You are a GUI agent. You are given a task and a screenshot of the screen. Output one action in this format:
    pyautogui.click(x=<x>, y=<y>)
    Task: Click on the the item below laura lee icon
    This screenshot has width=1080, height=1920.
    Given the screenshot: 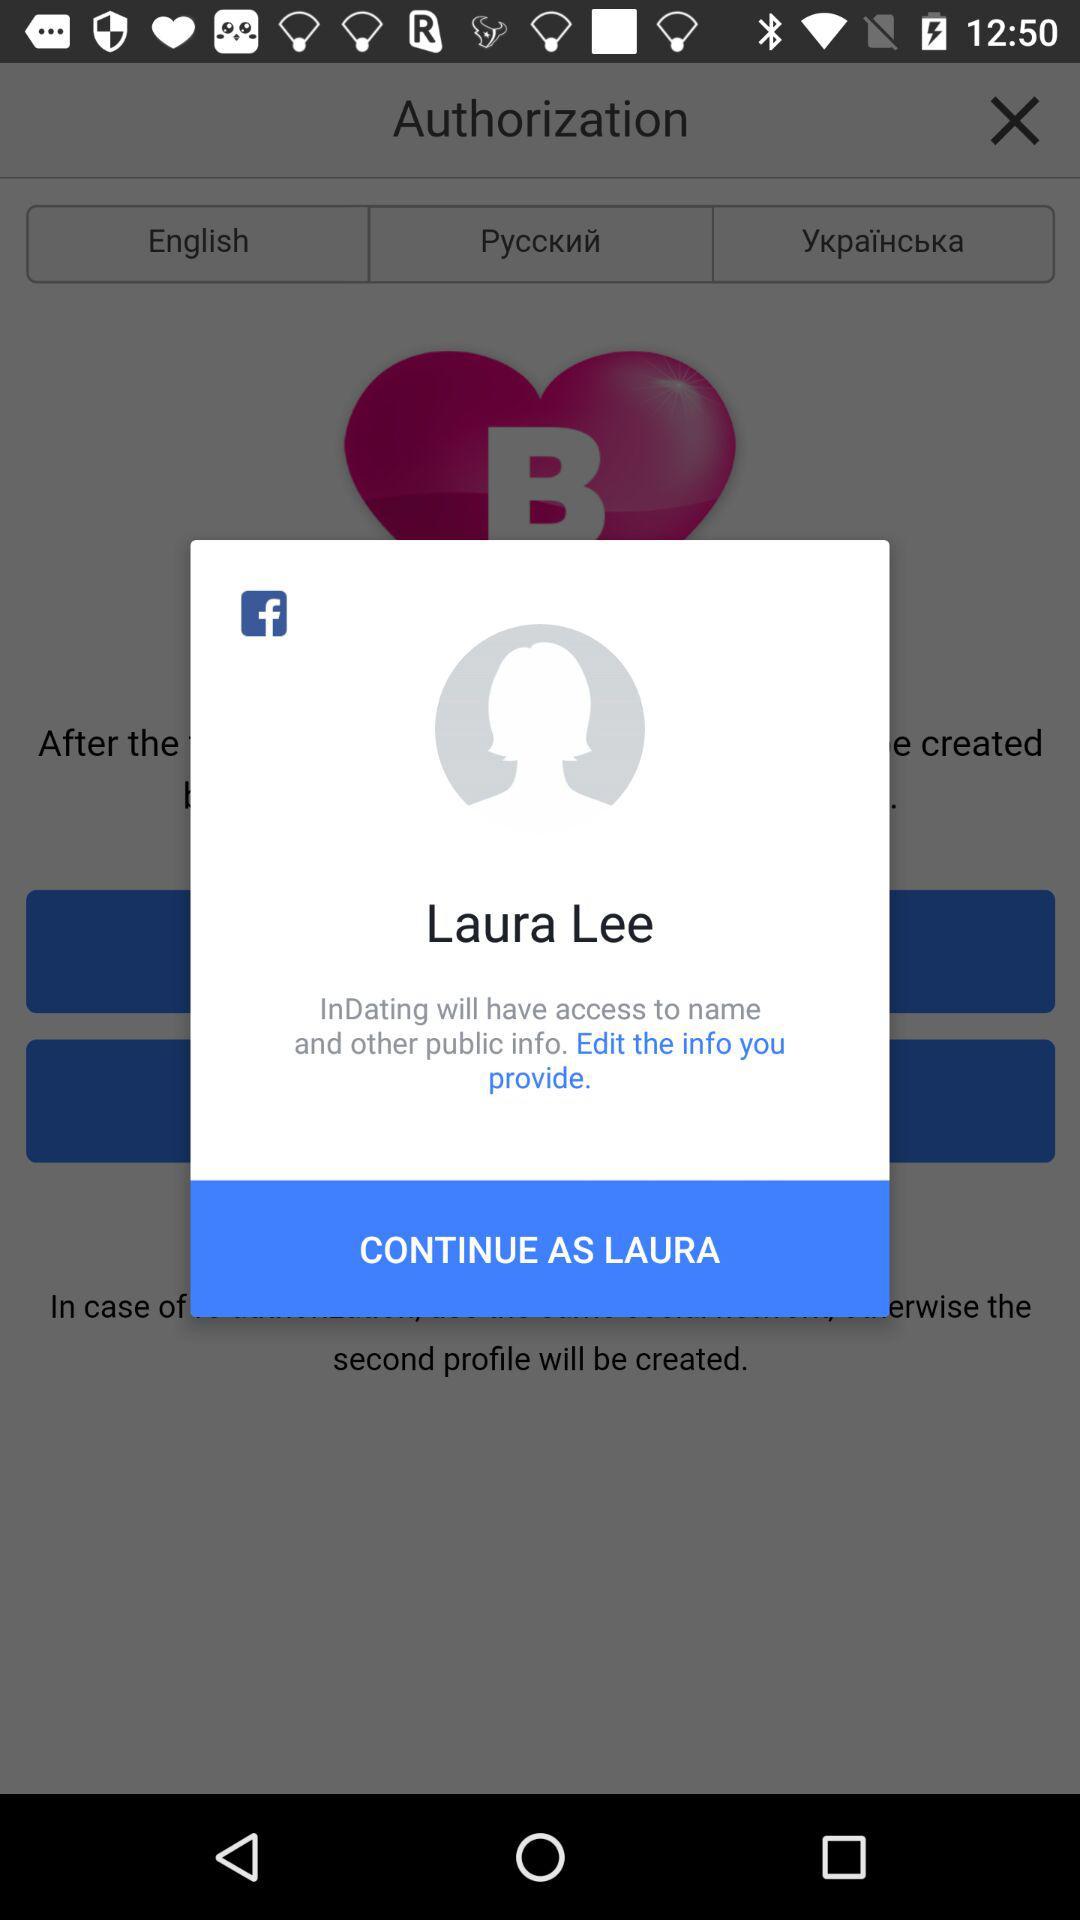 What is the action you would take?
    pyautogui.click(x=540, y=1041)
    